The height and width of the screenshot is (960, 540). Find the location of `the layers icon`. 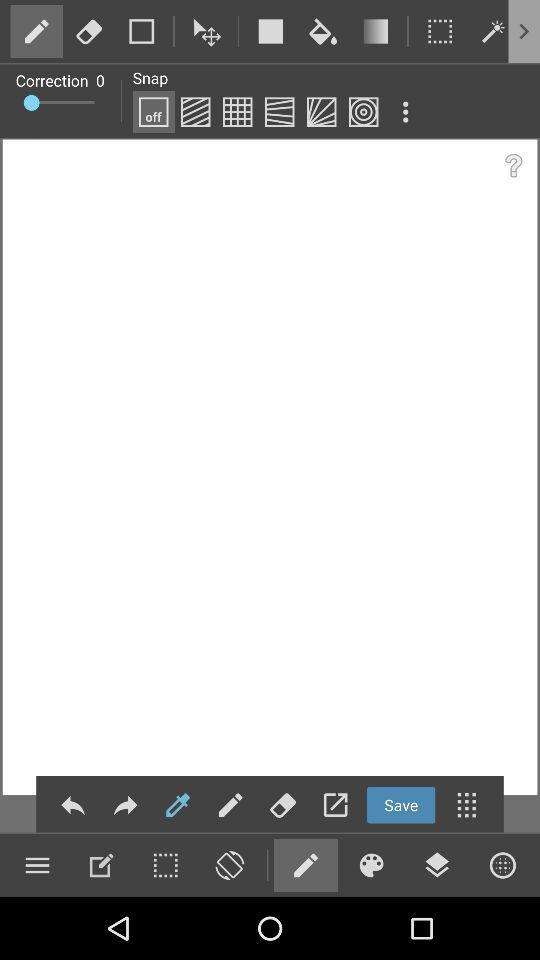

the layers icon is located at coordinates (436, 864).